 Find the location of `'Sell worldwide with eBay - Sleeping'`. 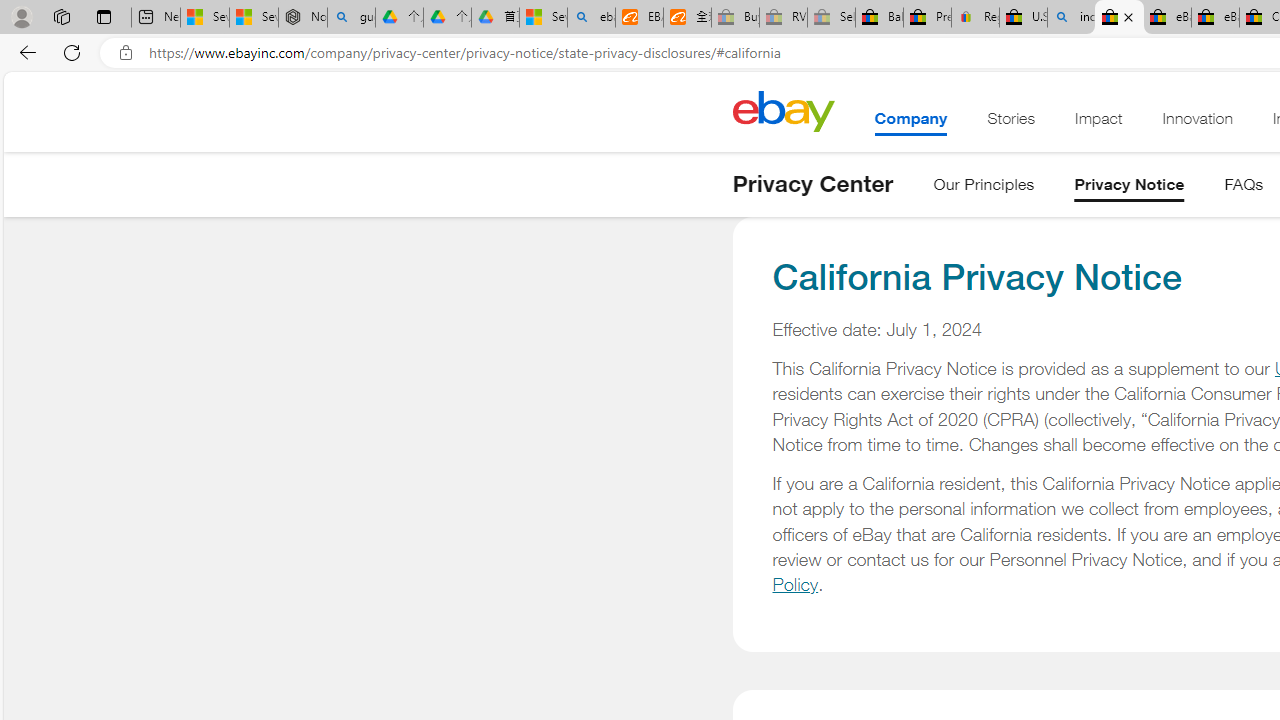

'Sell worldwide with eBay - Sleeping' is located at coordinates (831, 17).